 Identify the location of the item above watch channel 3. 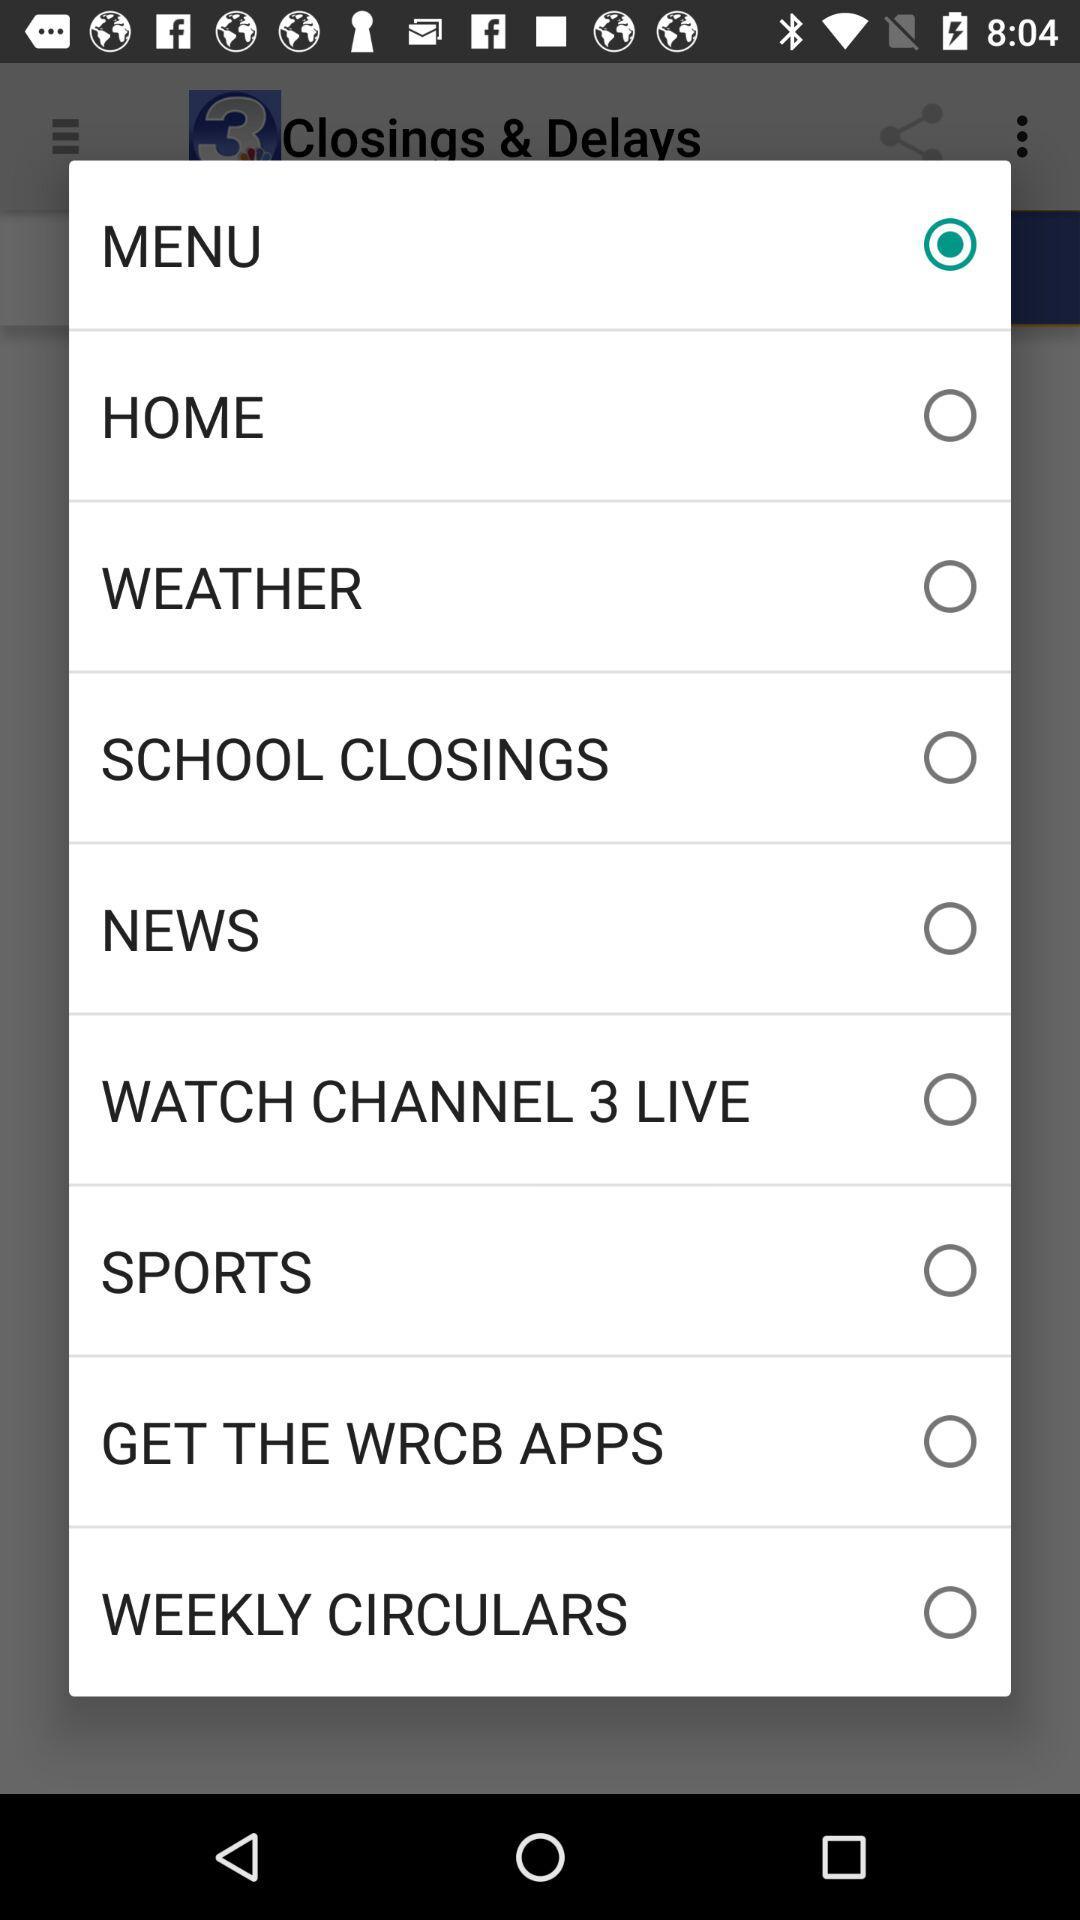
(540, 927).